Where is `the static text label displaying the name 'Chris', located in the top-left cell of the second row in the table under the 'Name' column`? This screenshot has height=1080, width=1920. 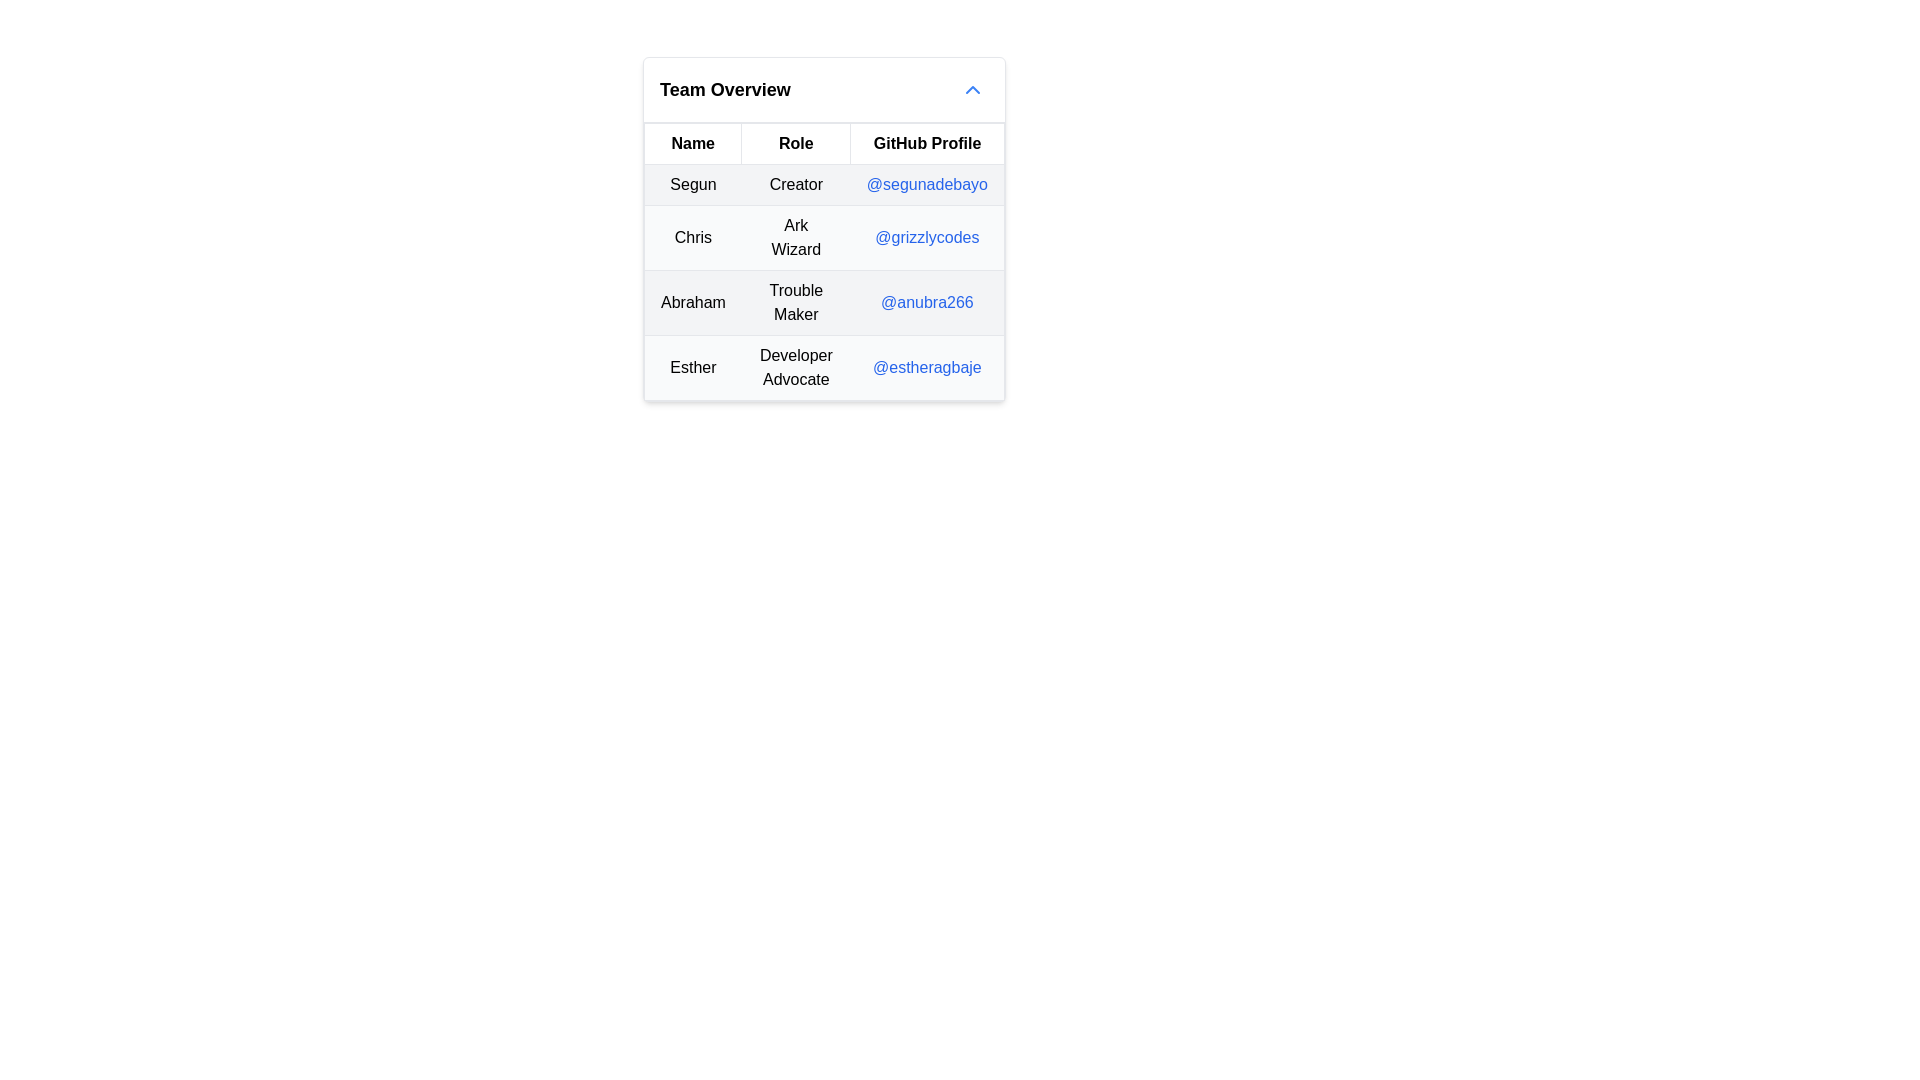 the static text label displaying the name 'Chris', located in the top-left cell of the second row in the table under the 'Name' column is located at coordinates (693, 237).